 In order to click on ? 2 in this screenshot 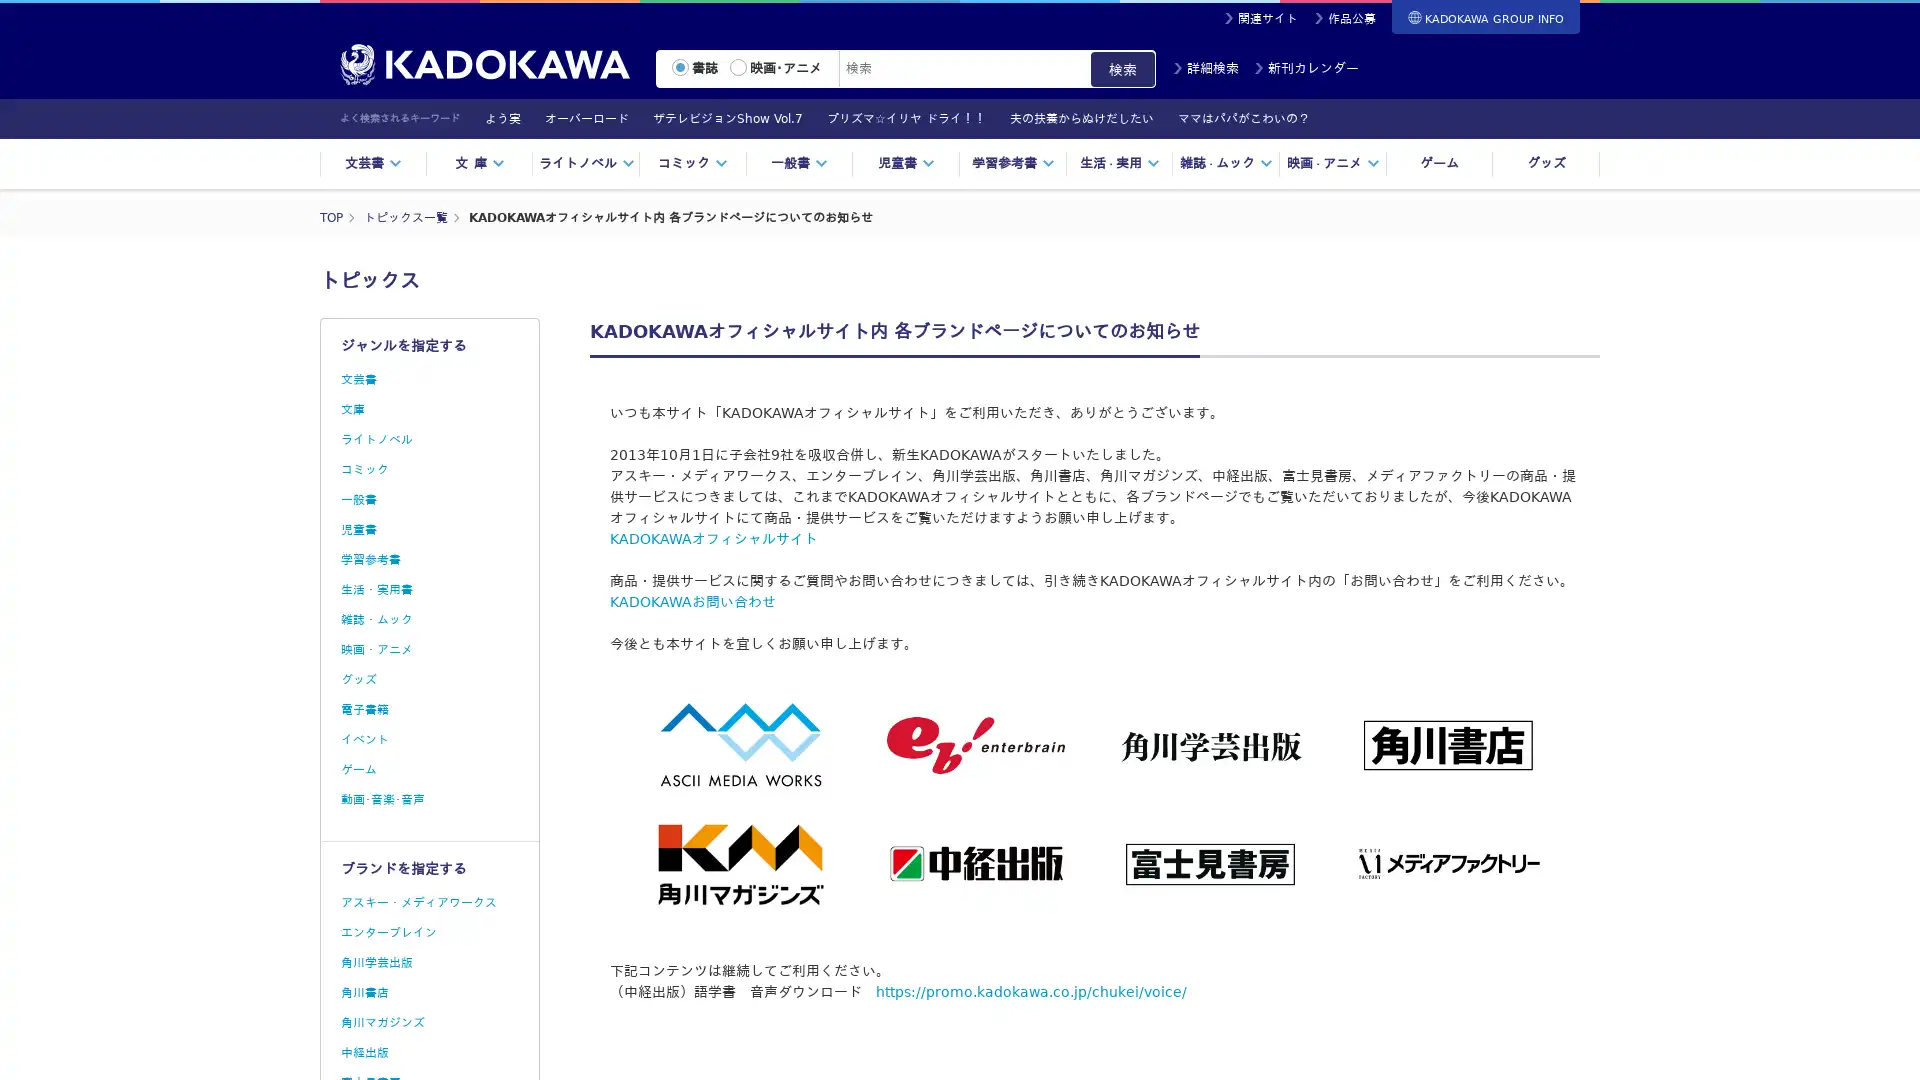, I will do `click(1004, 150)`.